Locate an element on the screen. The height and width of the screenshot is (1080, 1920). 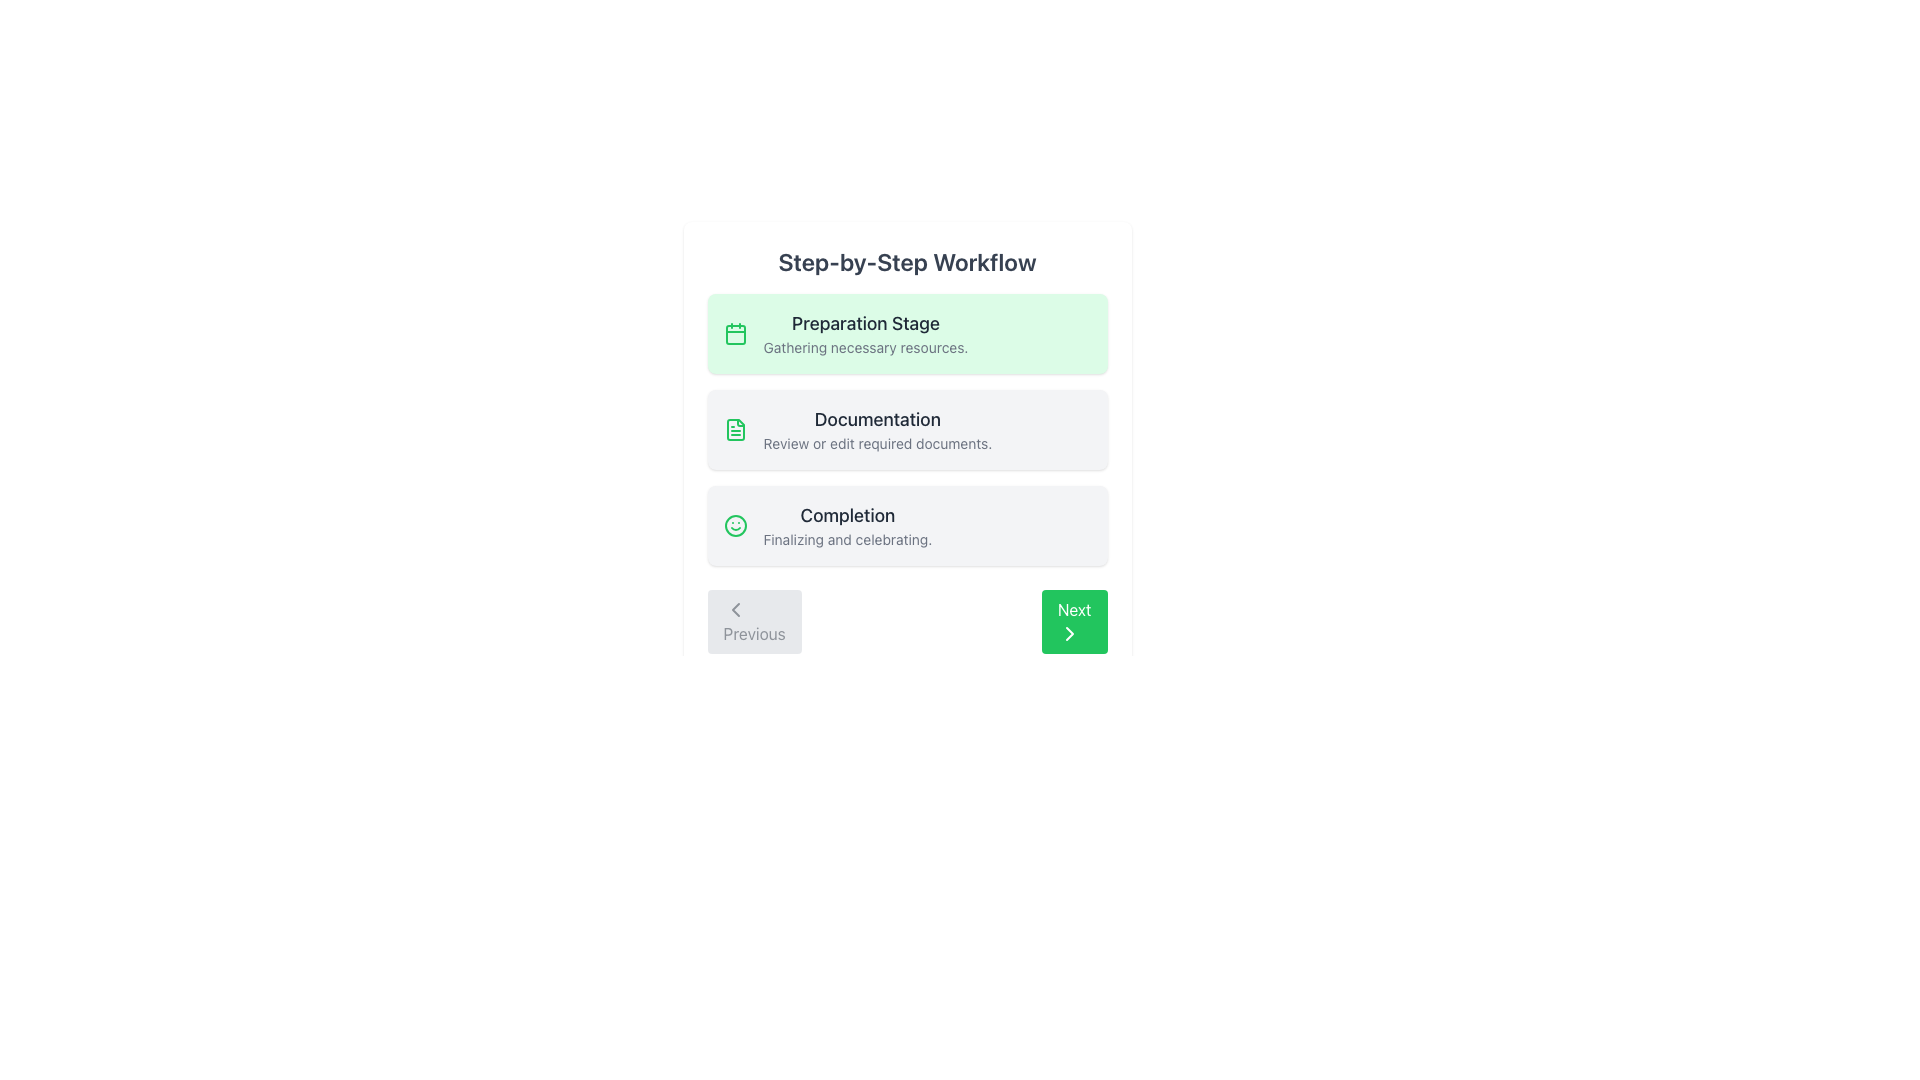
contents of the 'Preparation Stage' Card element, which is the first item in a vertical list of stages is located at coordinates (906, 333).